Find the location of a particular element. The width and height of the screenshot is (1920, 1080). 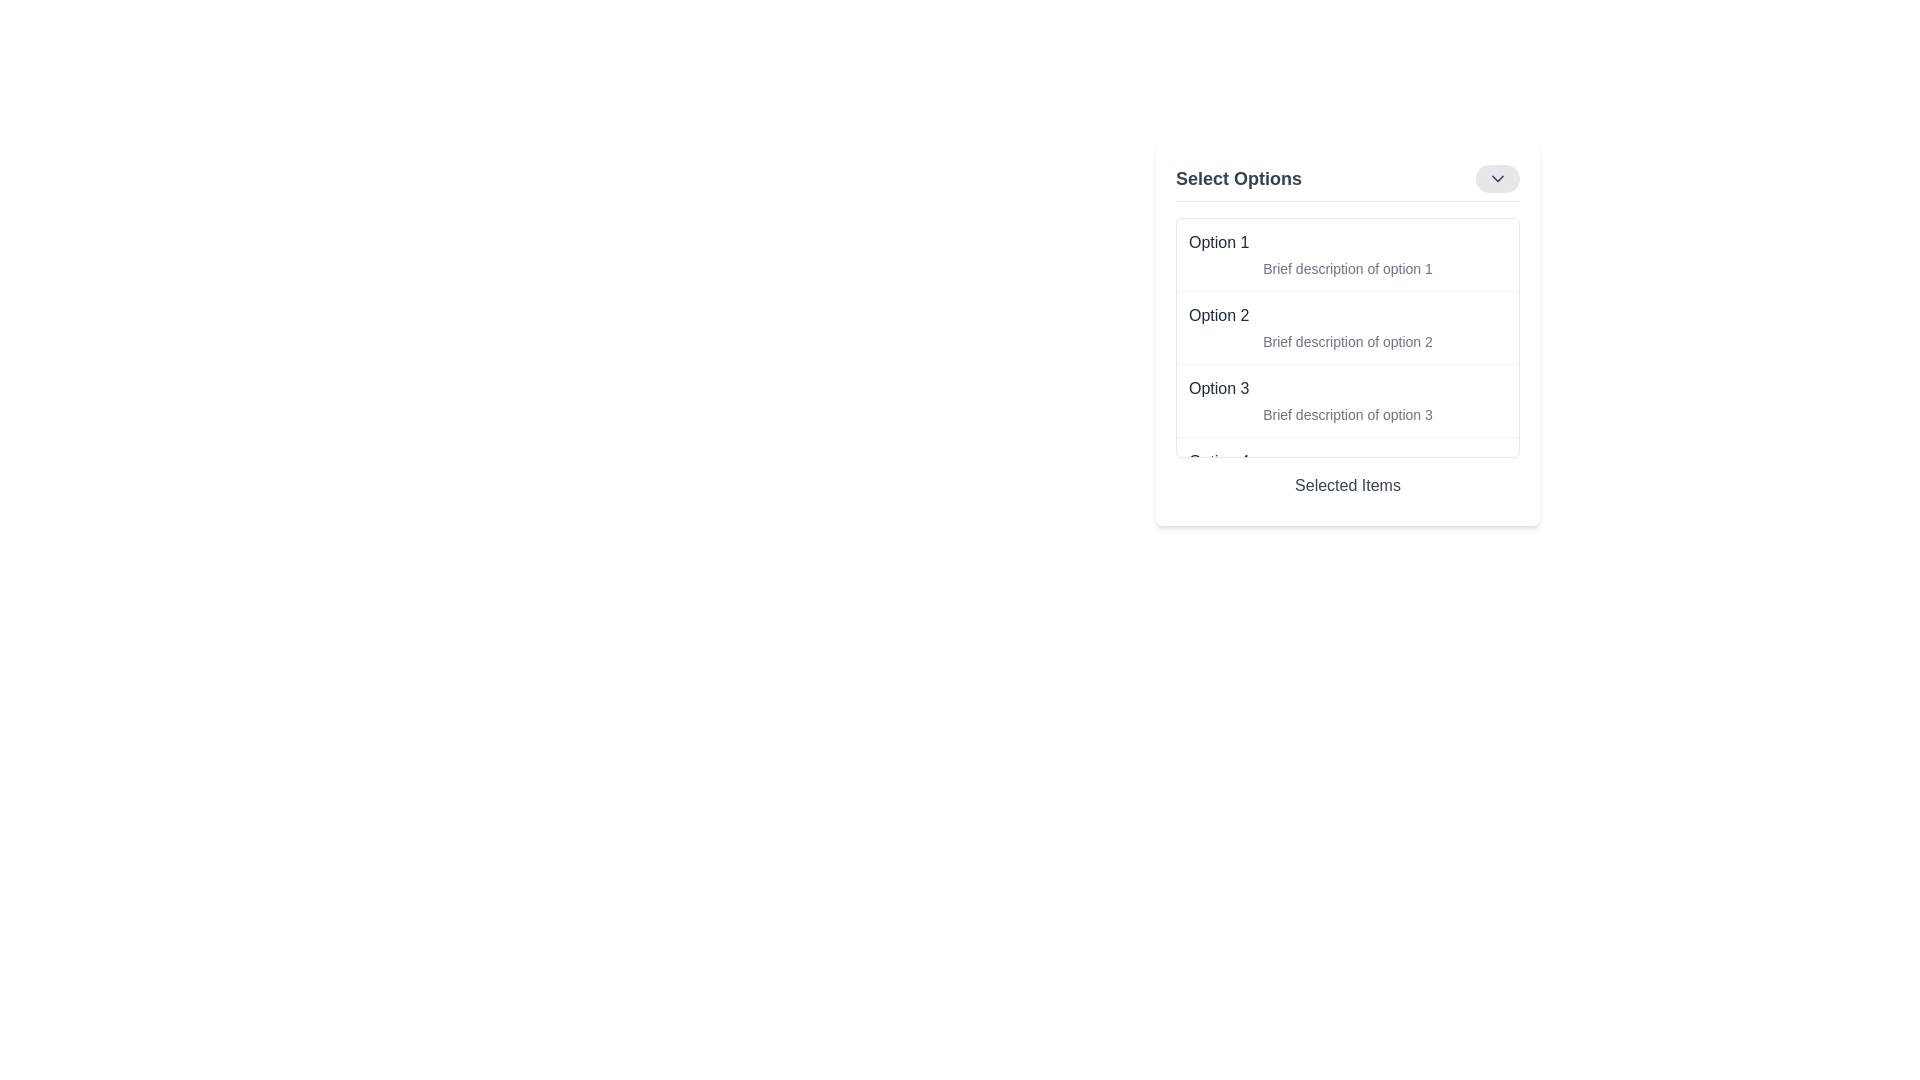

the text element styled in a smaller gray font located below 'Option 1' in the 'Select Options' dropdown menu is located at coordinates (1348, 268).